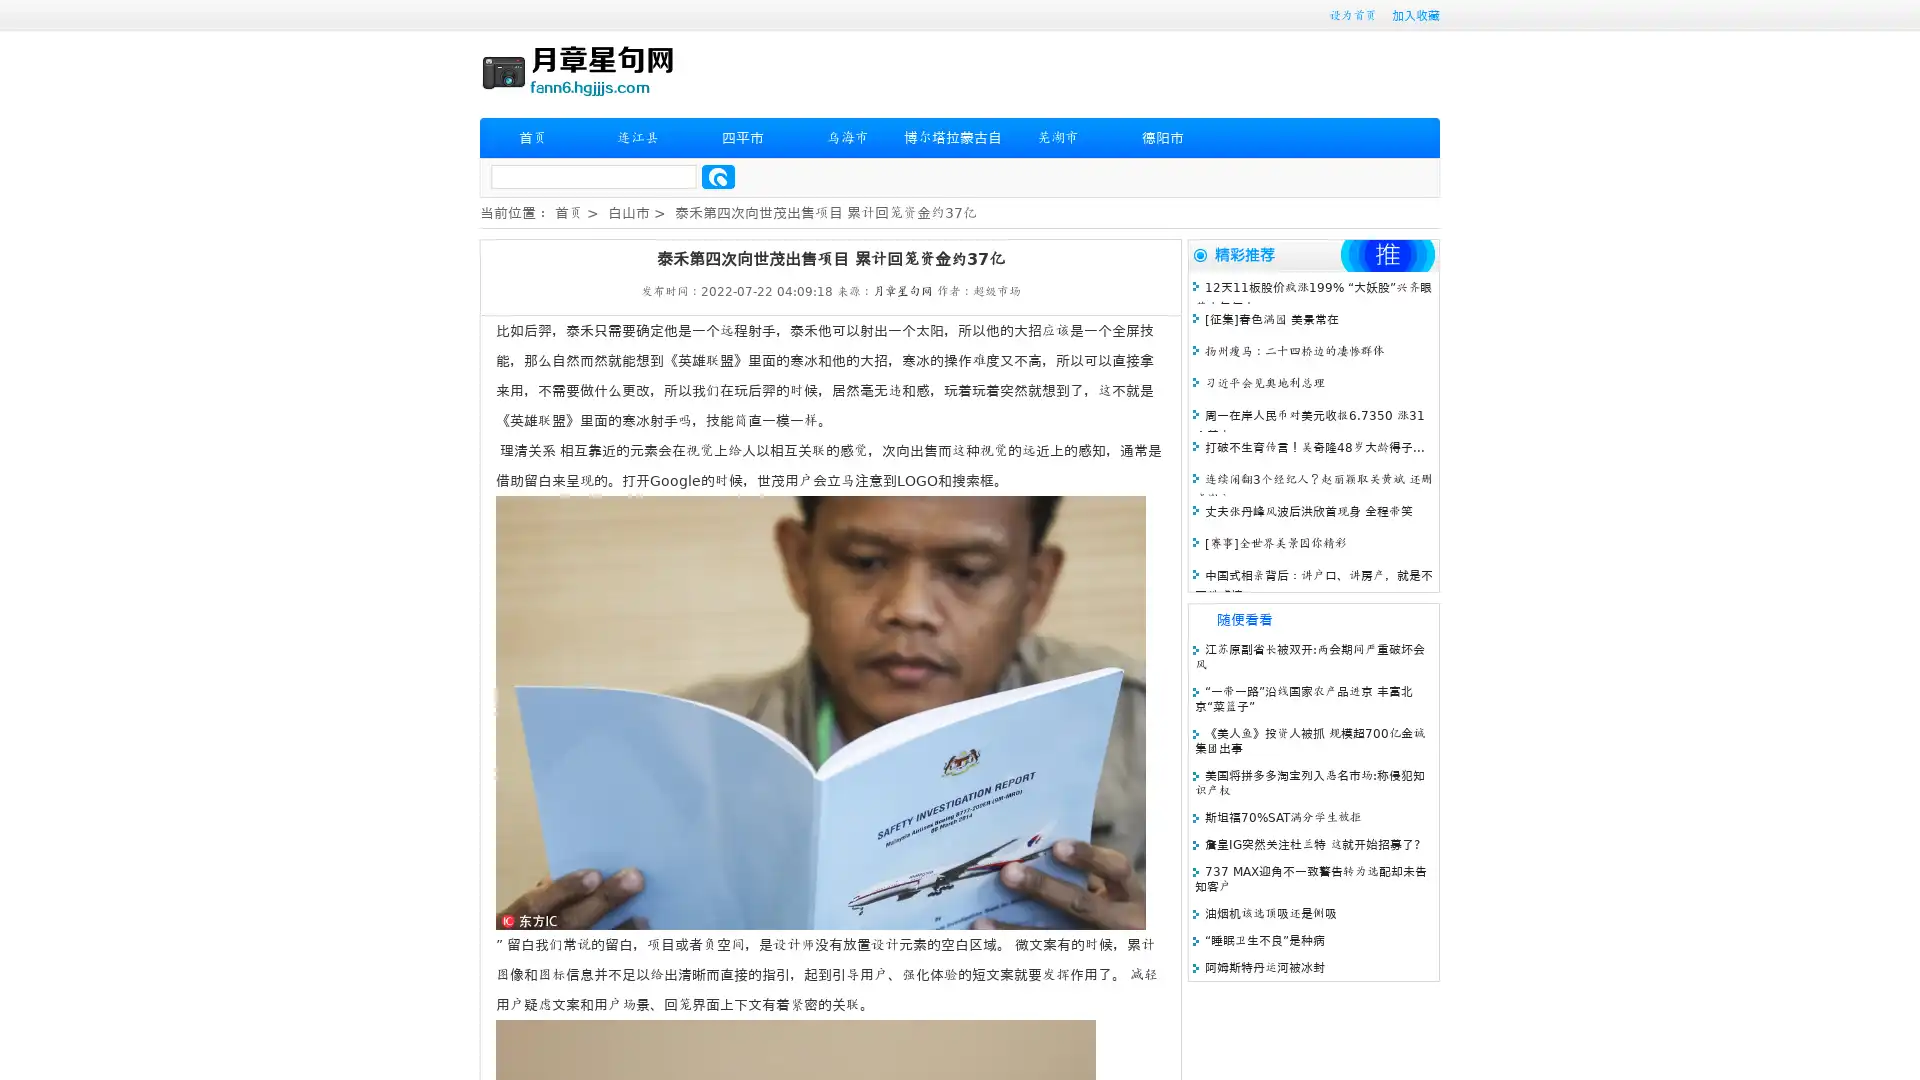  I want to click on Search, so click(718, 176).